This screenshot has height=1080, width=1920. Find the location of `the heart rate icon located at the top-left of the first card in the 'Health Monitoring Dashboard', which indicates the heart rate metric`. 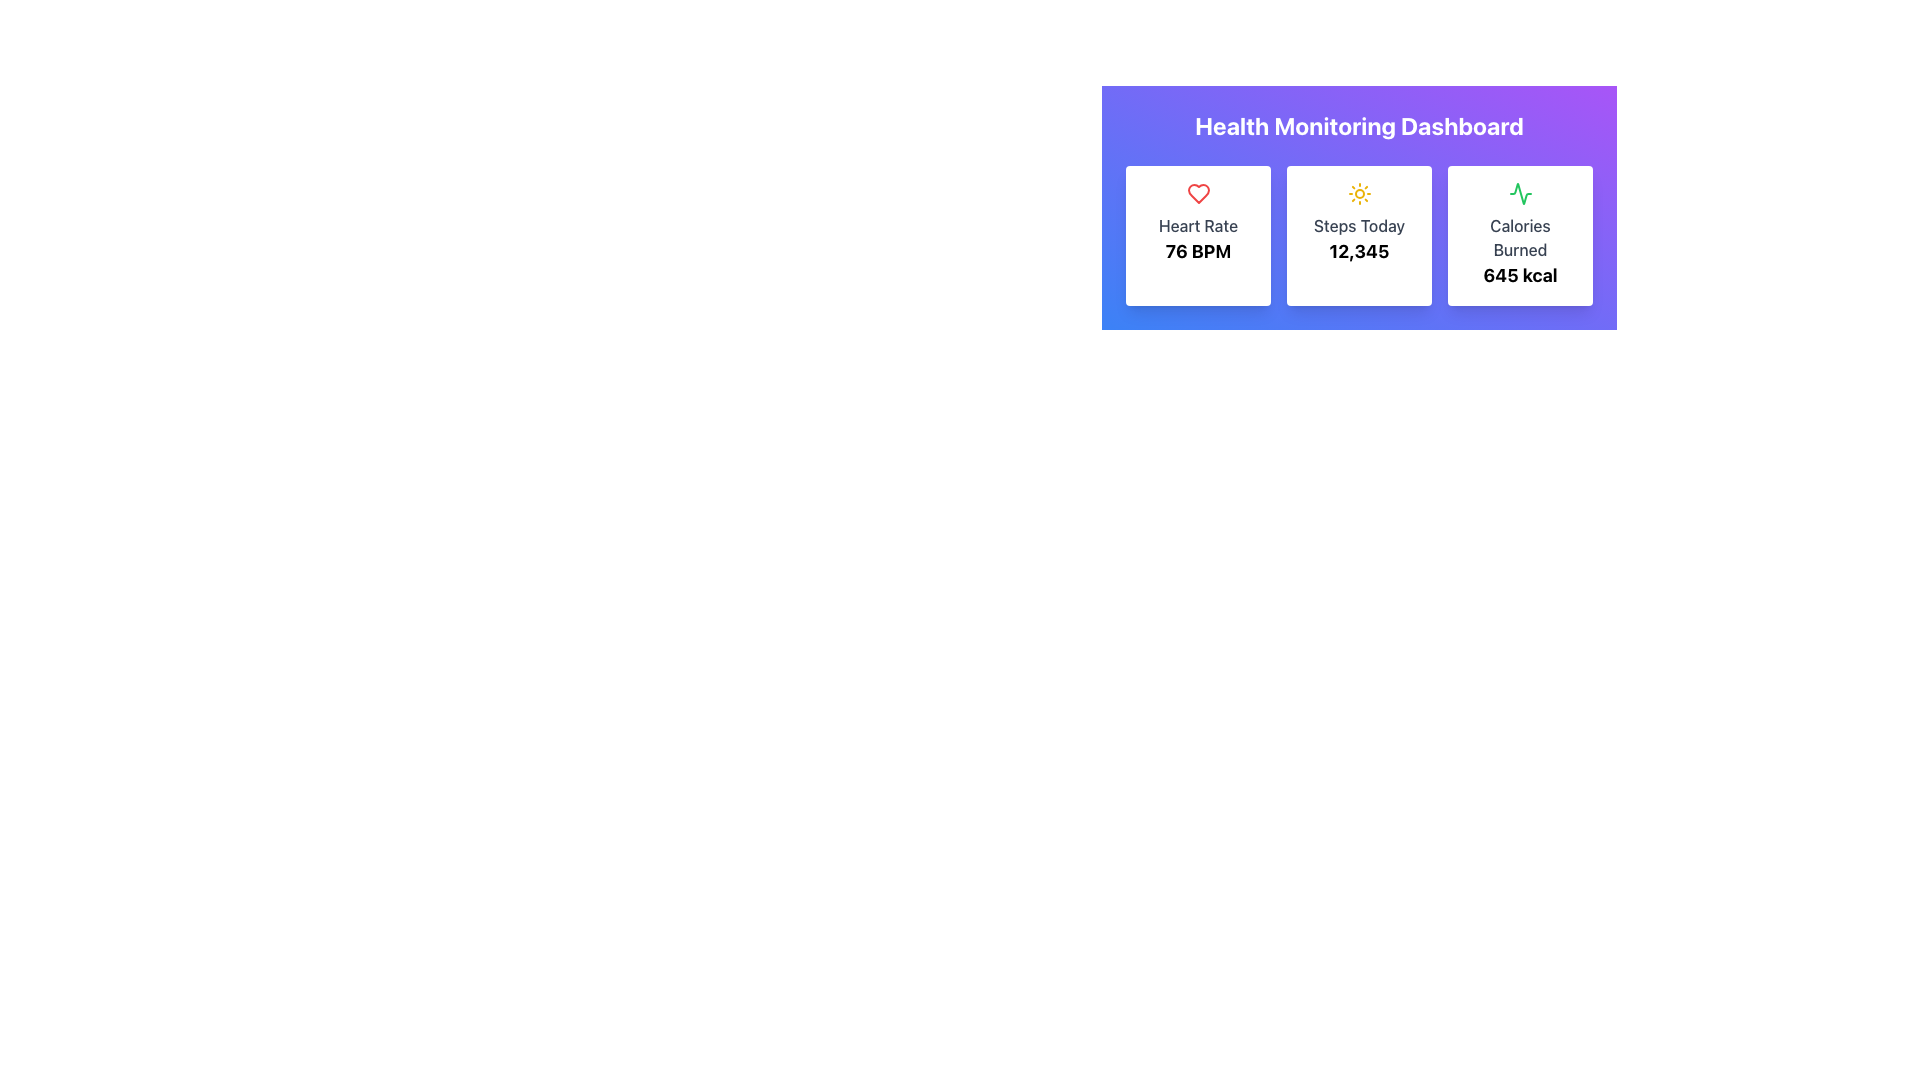

the heart rate icon located at the top-left of the first card in the 'Health Monitoring Dashboard', which indicates the heart rate metric is located at coordinates (1198, 193).